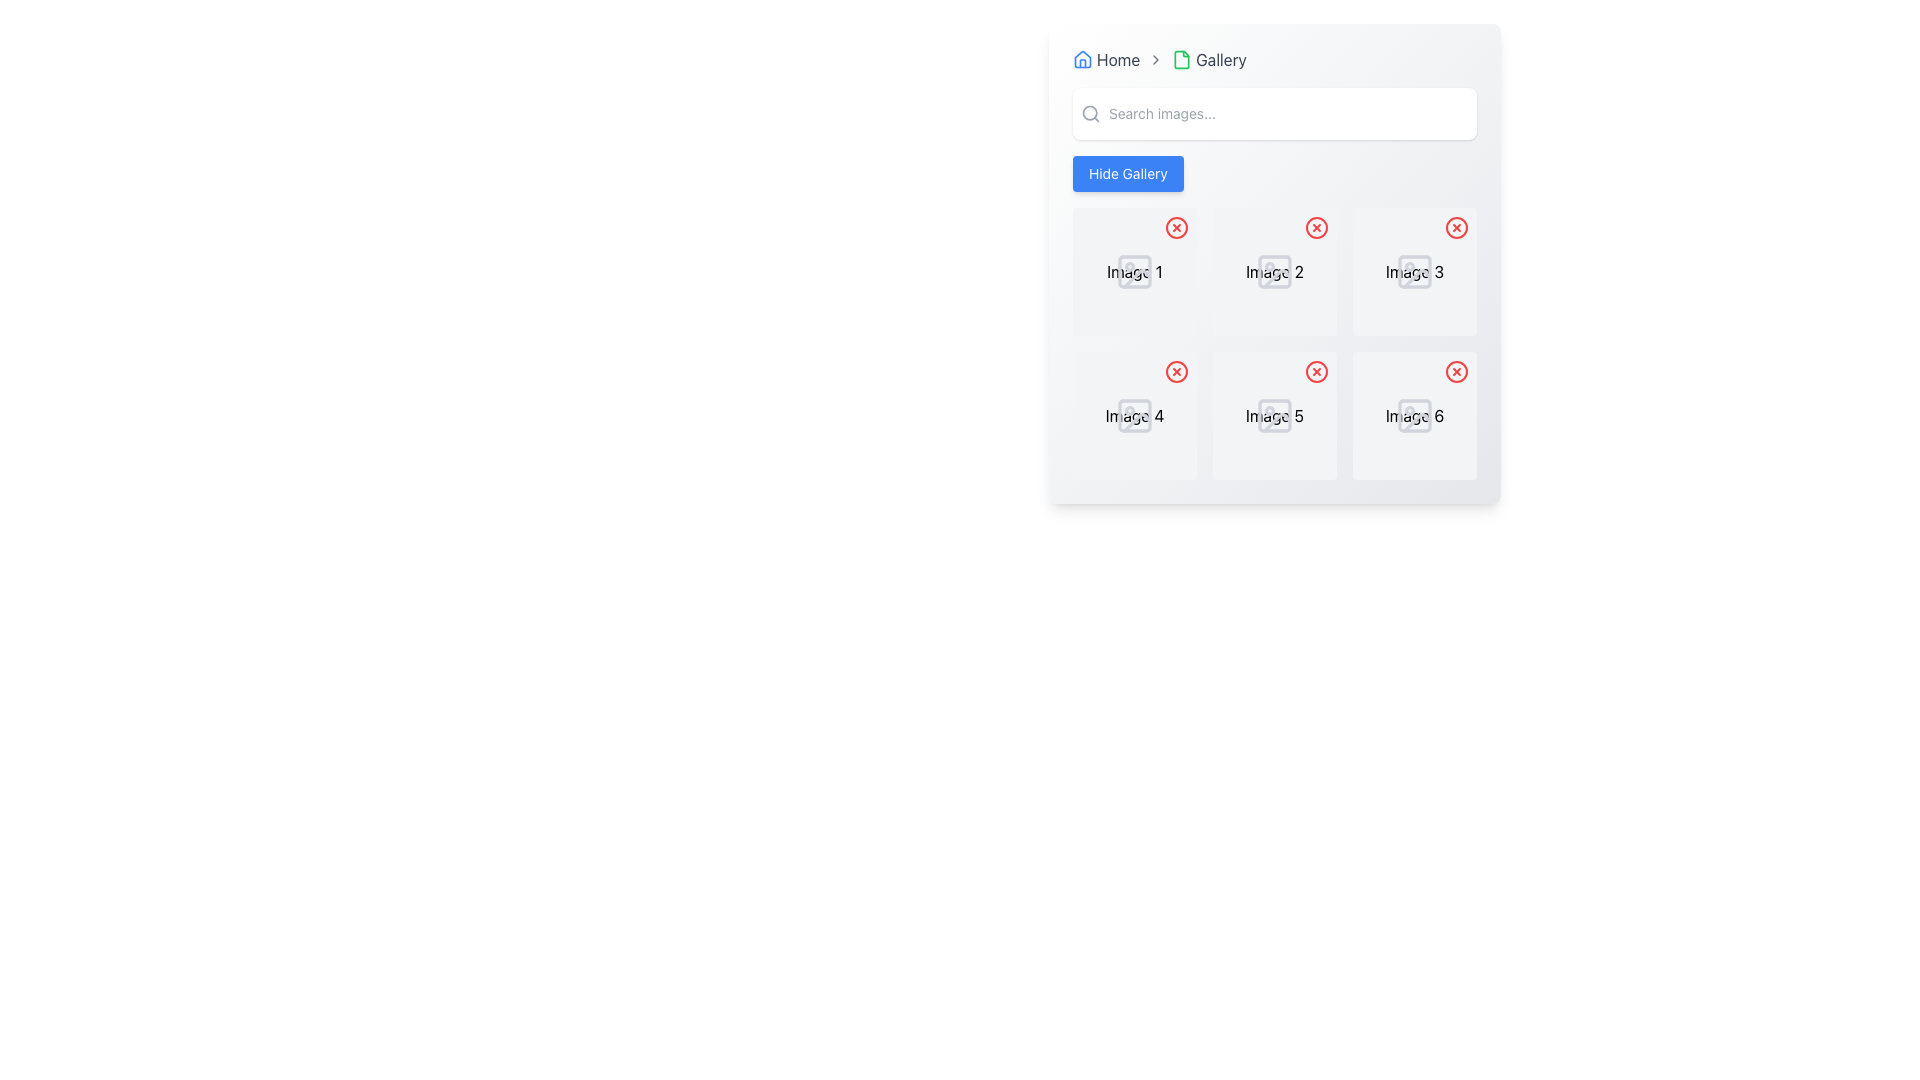  I want to click on the text label reading 'Image 5', so click(1274, 415).